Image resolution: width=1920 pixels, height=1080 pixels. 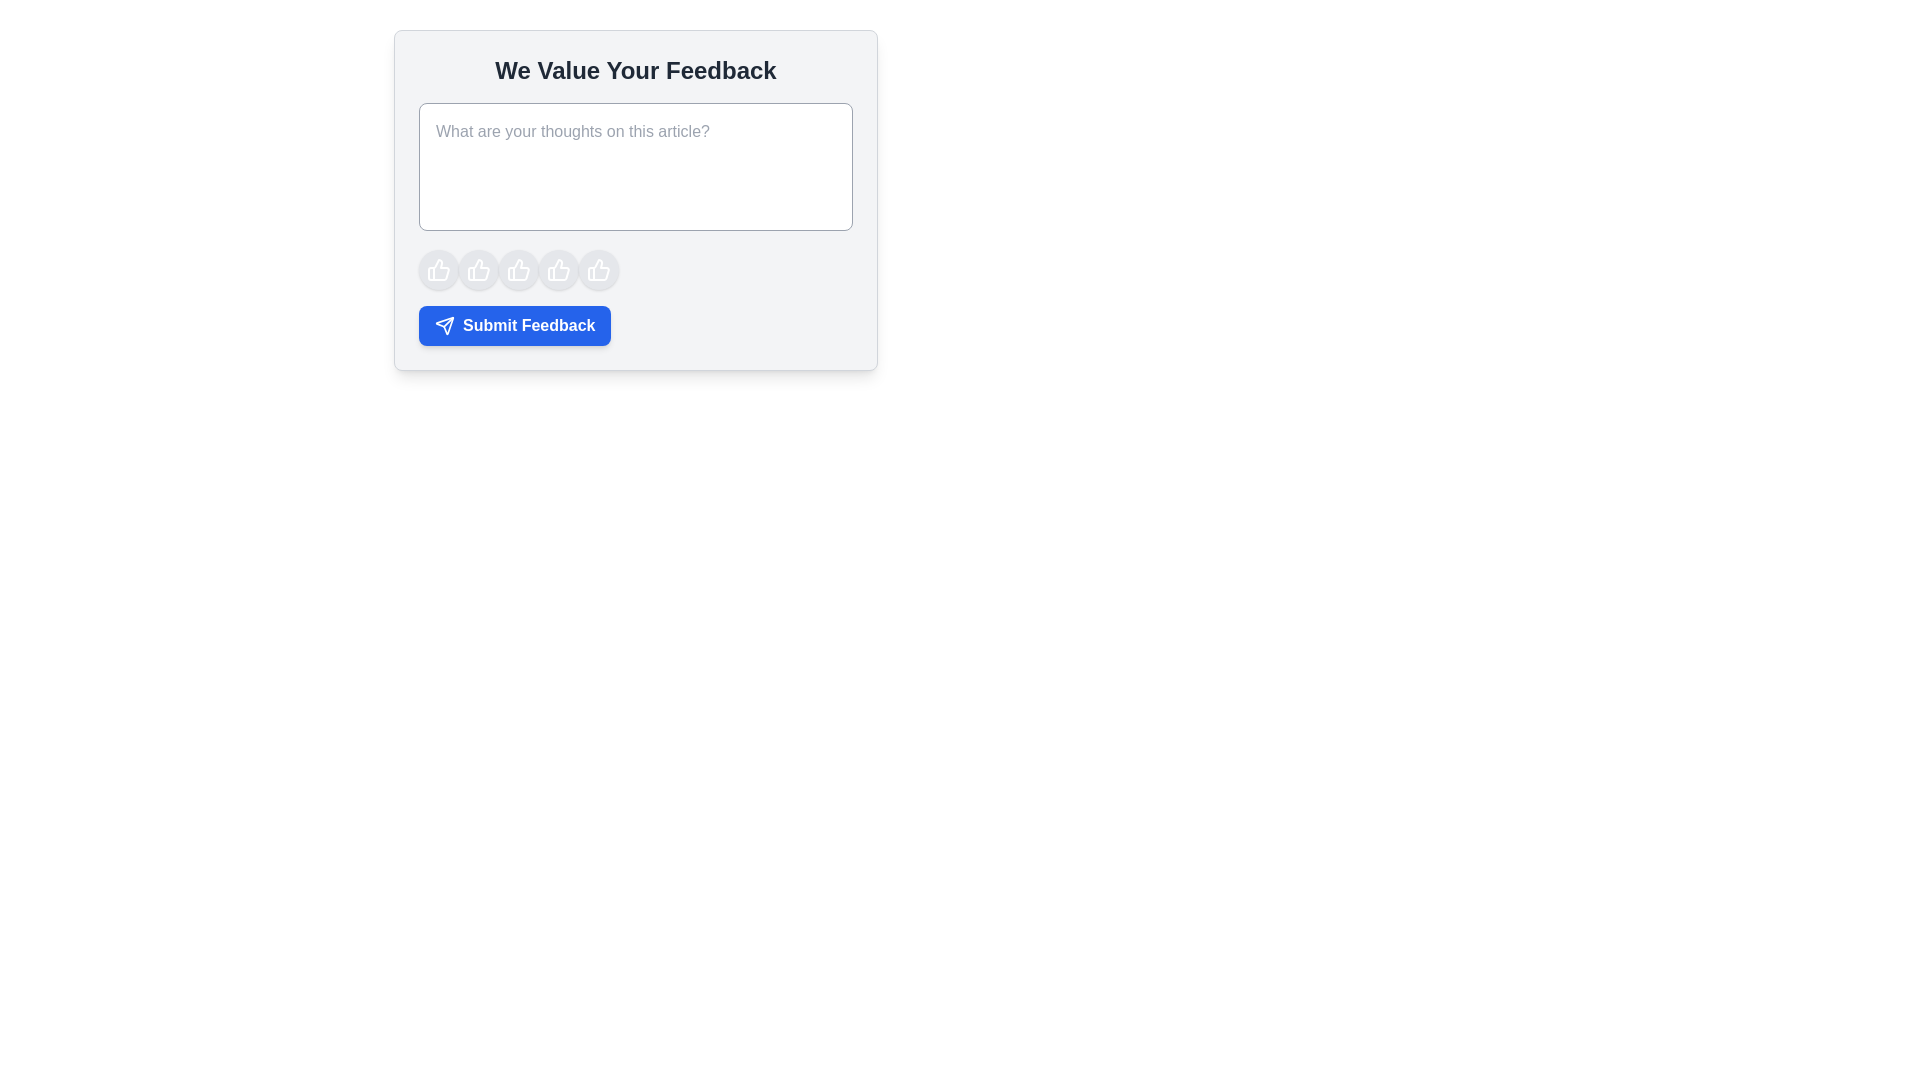 I want to click on the send or paper airplane icon within the 'Submit Feedback' button, which is visually represented as a geometric, angular vector graphic in an SVG component, so click(x=444, y=325).